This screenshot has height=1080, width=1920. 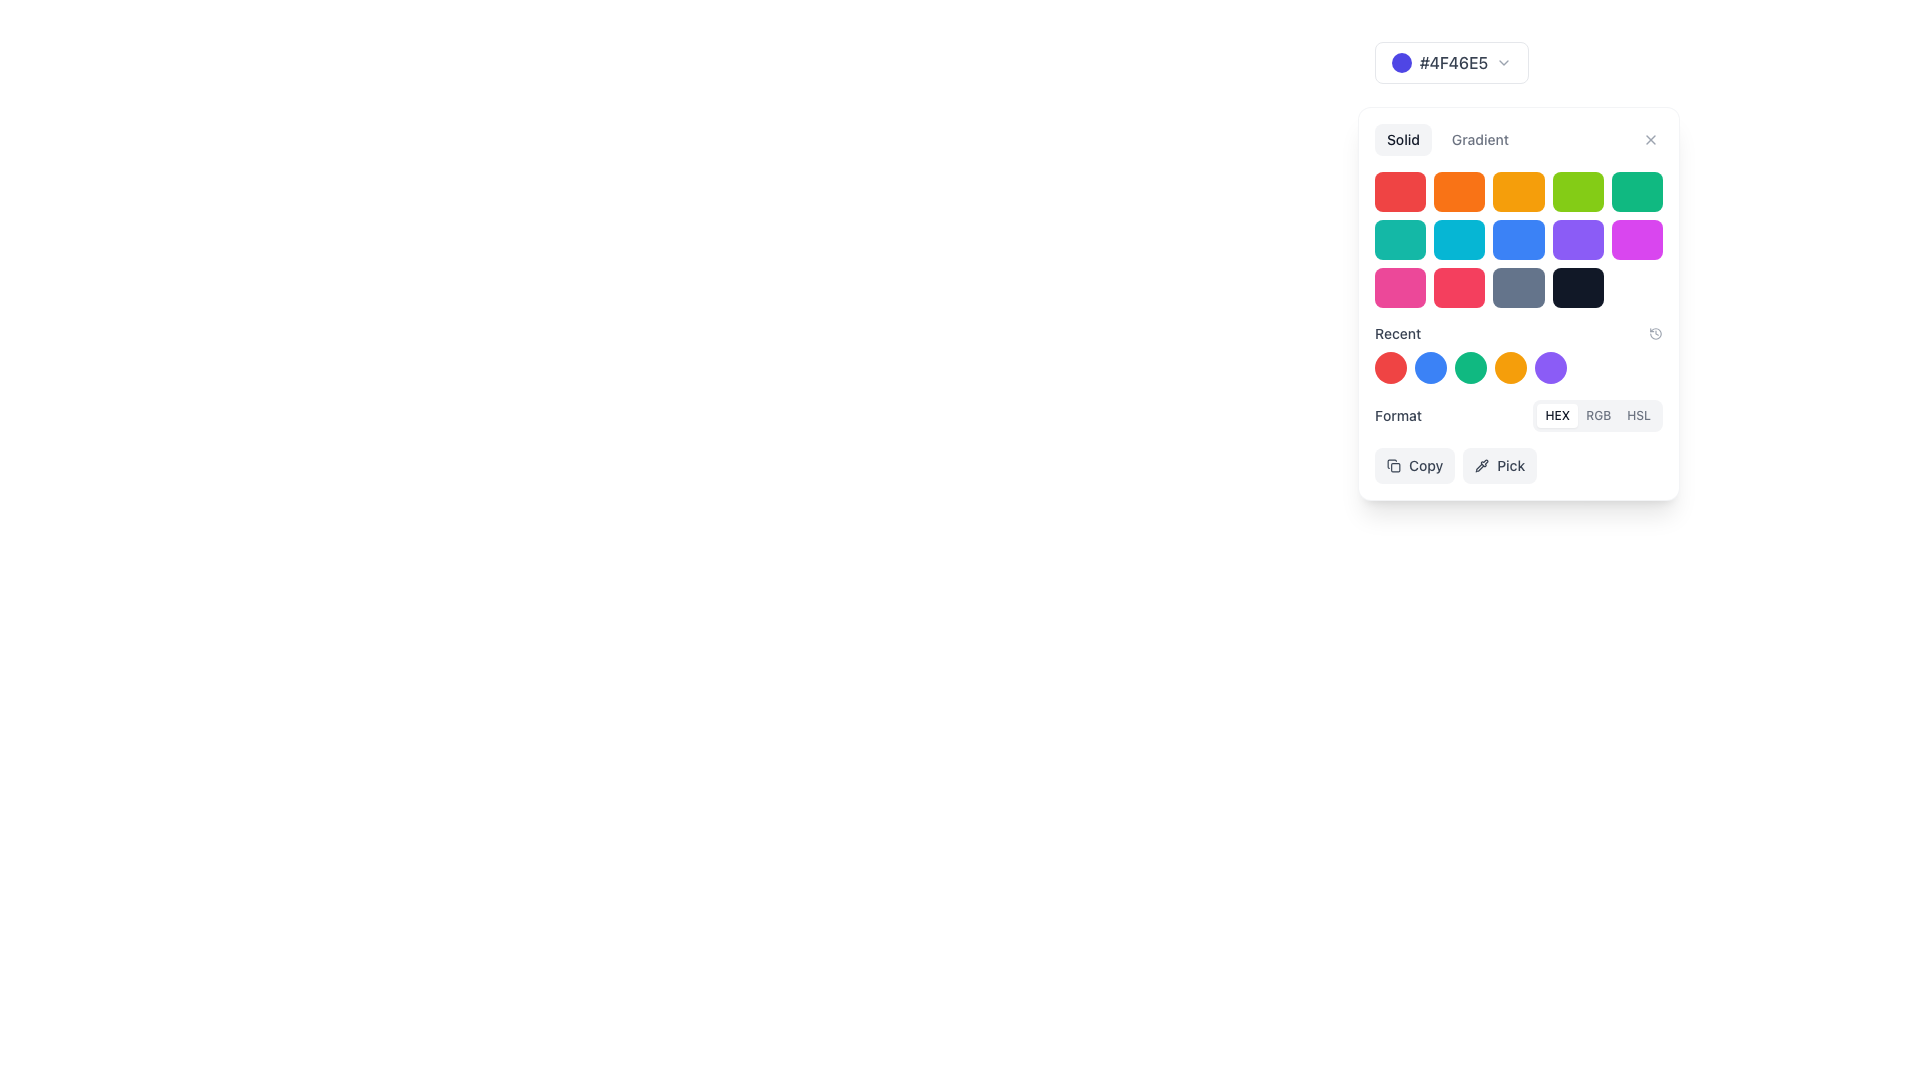 What do you see at coordinates (1549, 367) in the screenshot?
I see `the interactive purple circular button with a gray ring hover effect, which is the fifth button in a row of five circular buttons` at bounding box center [1549, 367].